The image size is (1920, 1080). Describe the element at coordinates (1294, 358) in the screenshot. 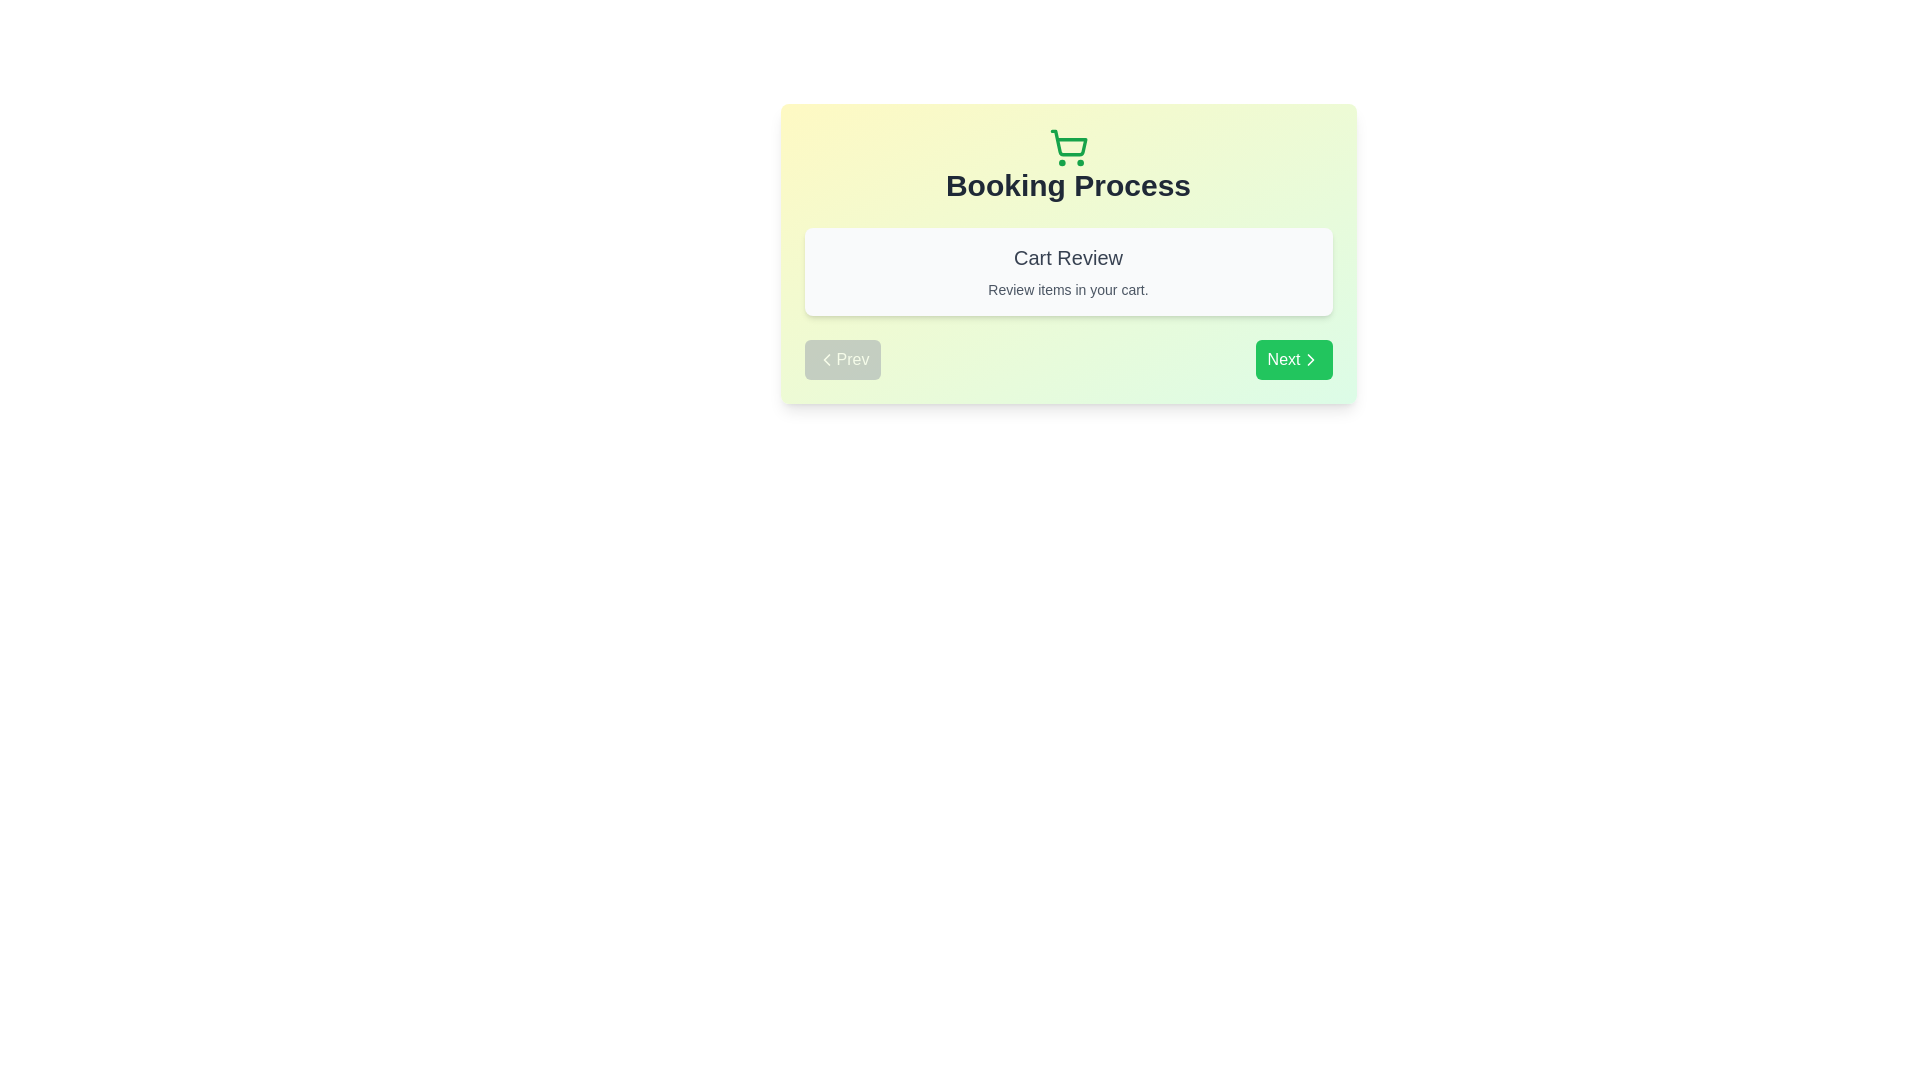

I see `the 'Next' button, which is a rectangular button with rounded corners, green background, and white text` at that location.